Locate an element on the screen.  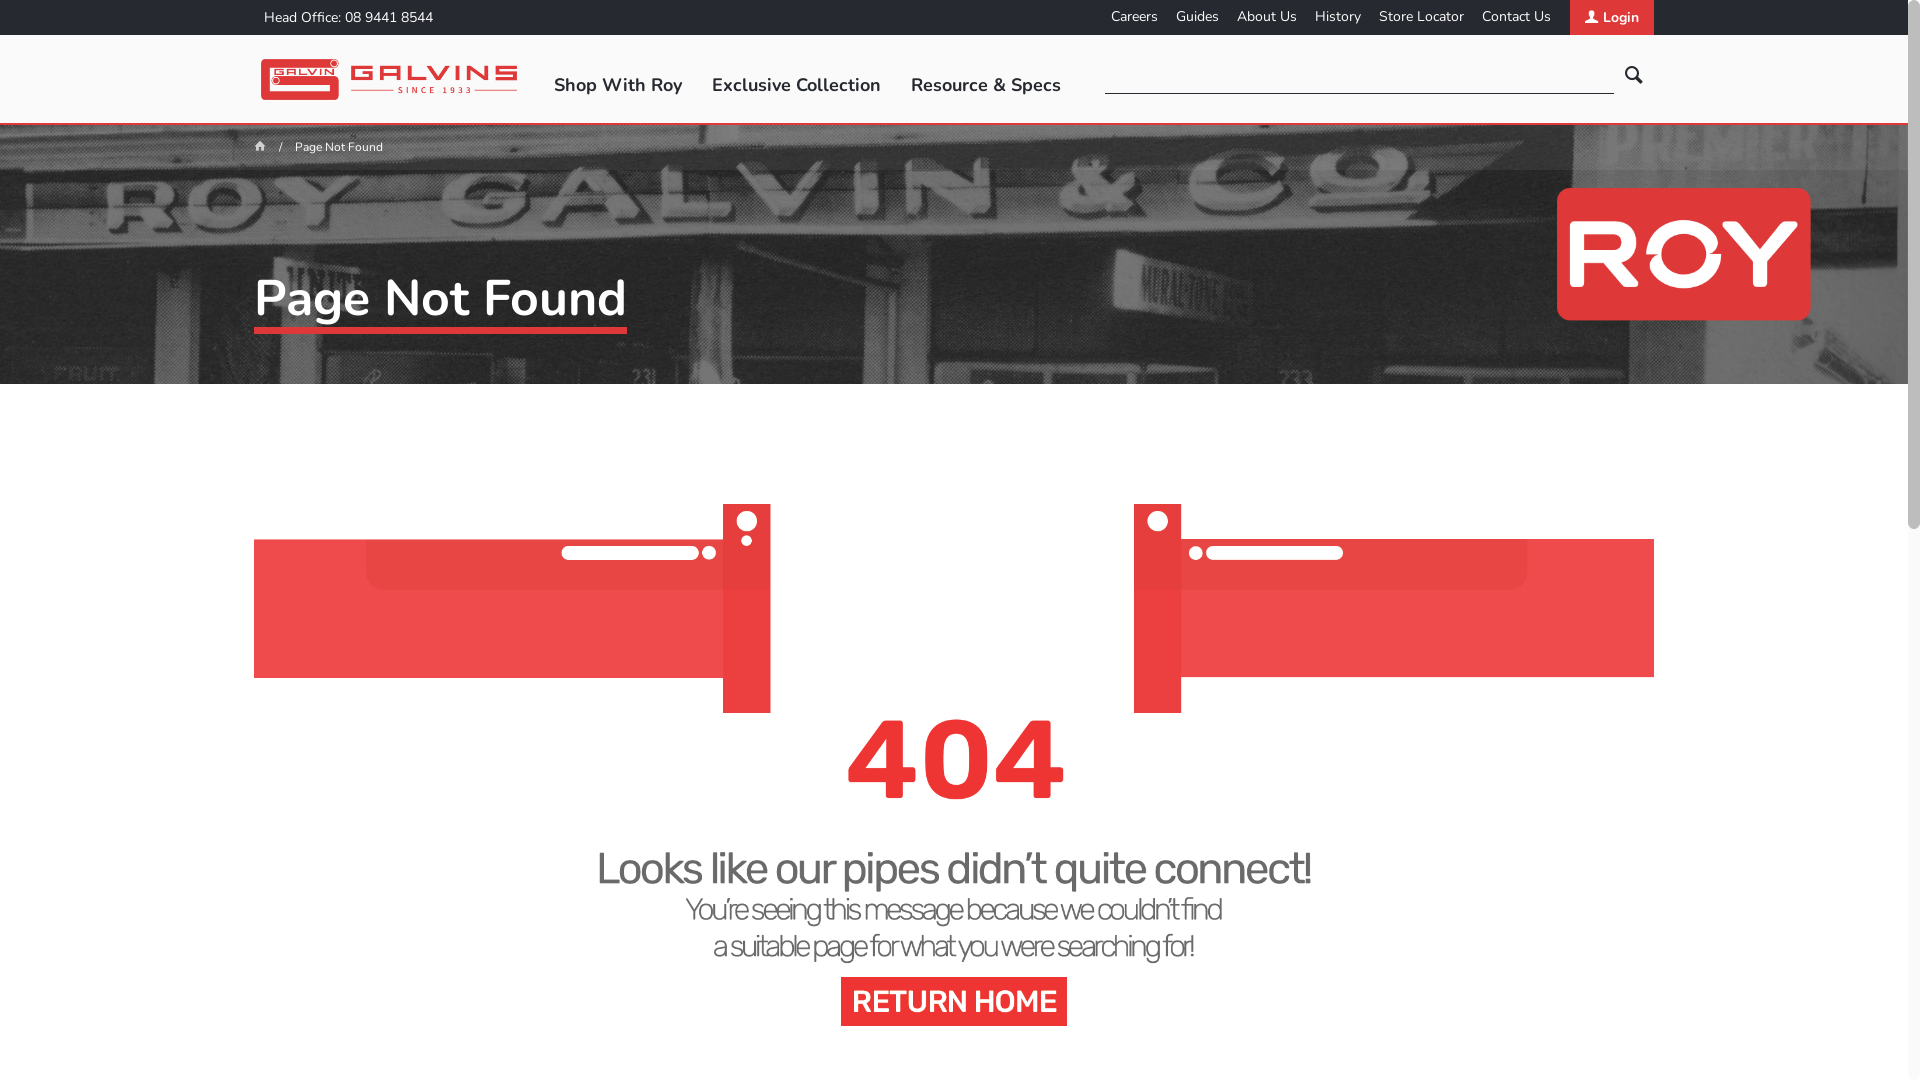
'Contact Us' is located at coordinates (1516, 17).